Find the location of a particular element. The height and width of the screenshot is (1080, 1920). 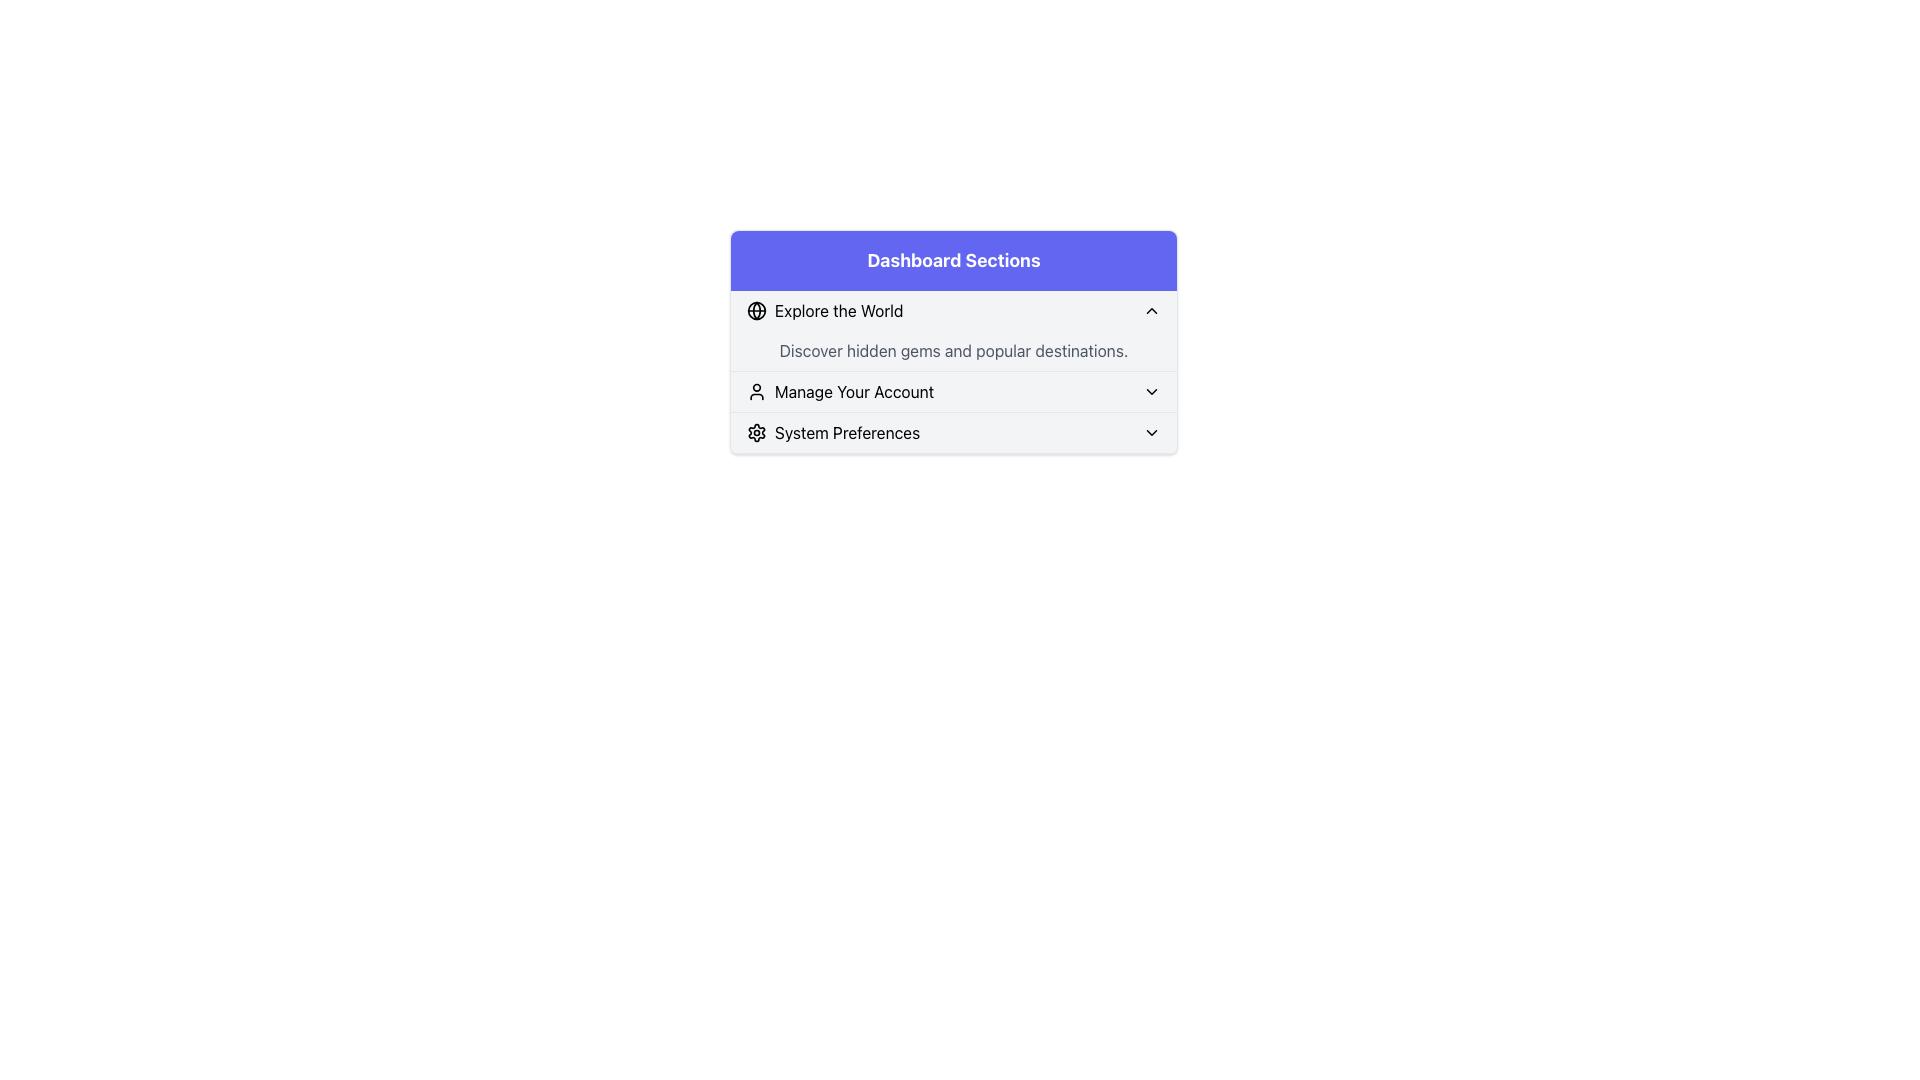

the globe icon representing the 'Explore the World' section located on the leftmost side of the dashboard is located at coordinates (756, 311).